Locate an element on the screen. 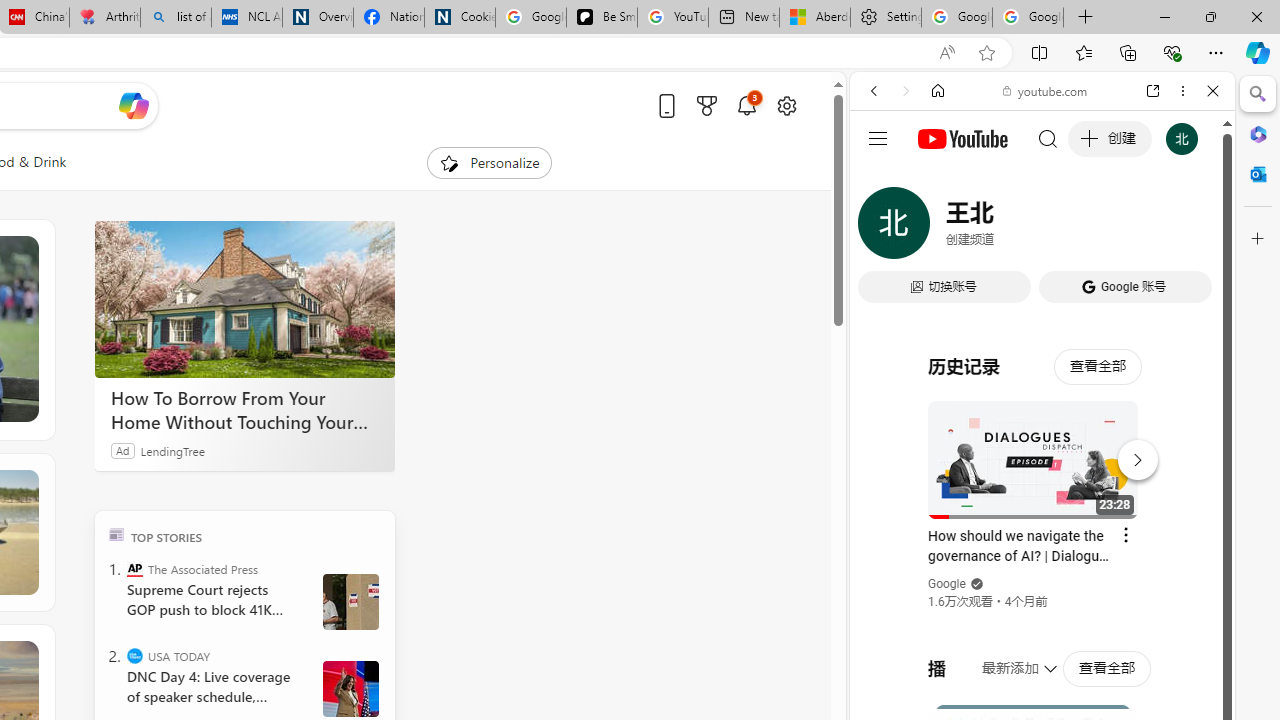 This screenshot has height=720, width=1280. 'Search the web' is located at coordinates (1051, 137).